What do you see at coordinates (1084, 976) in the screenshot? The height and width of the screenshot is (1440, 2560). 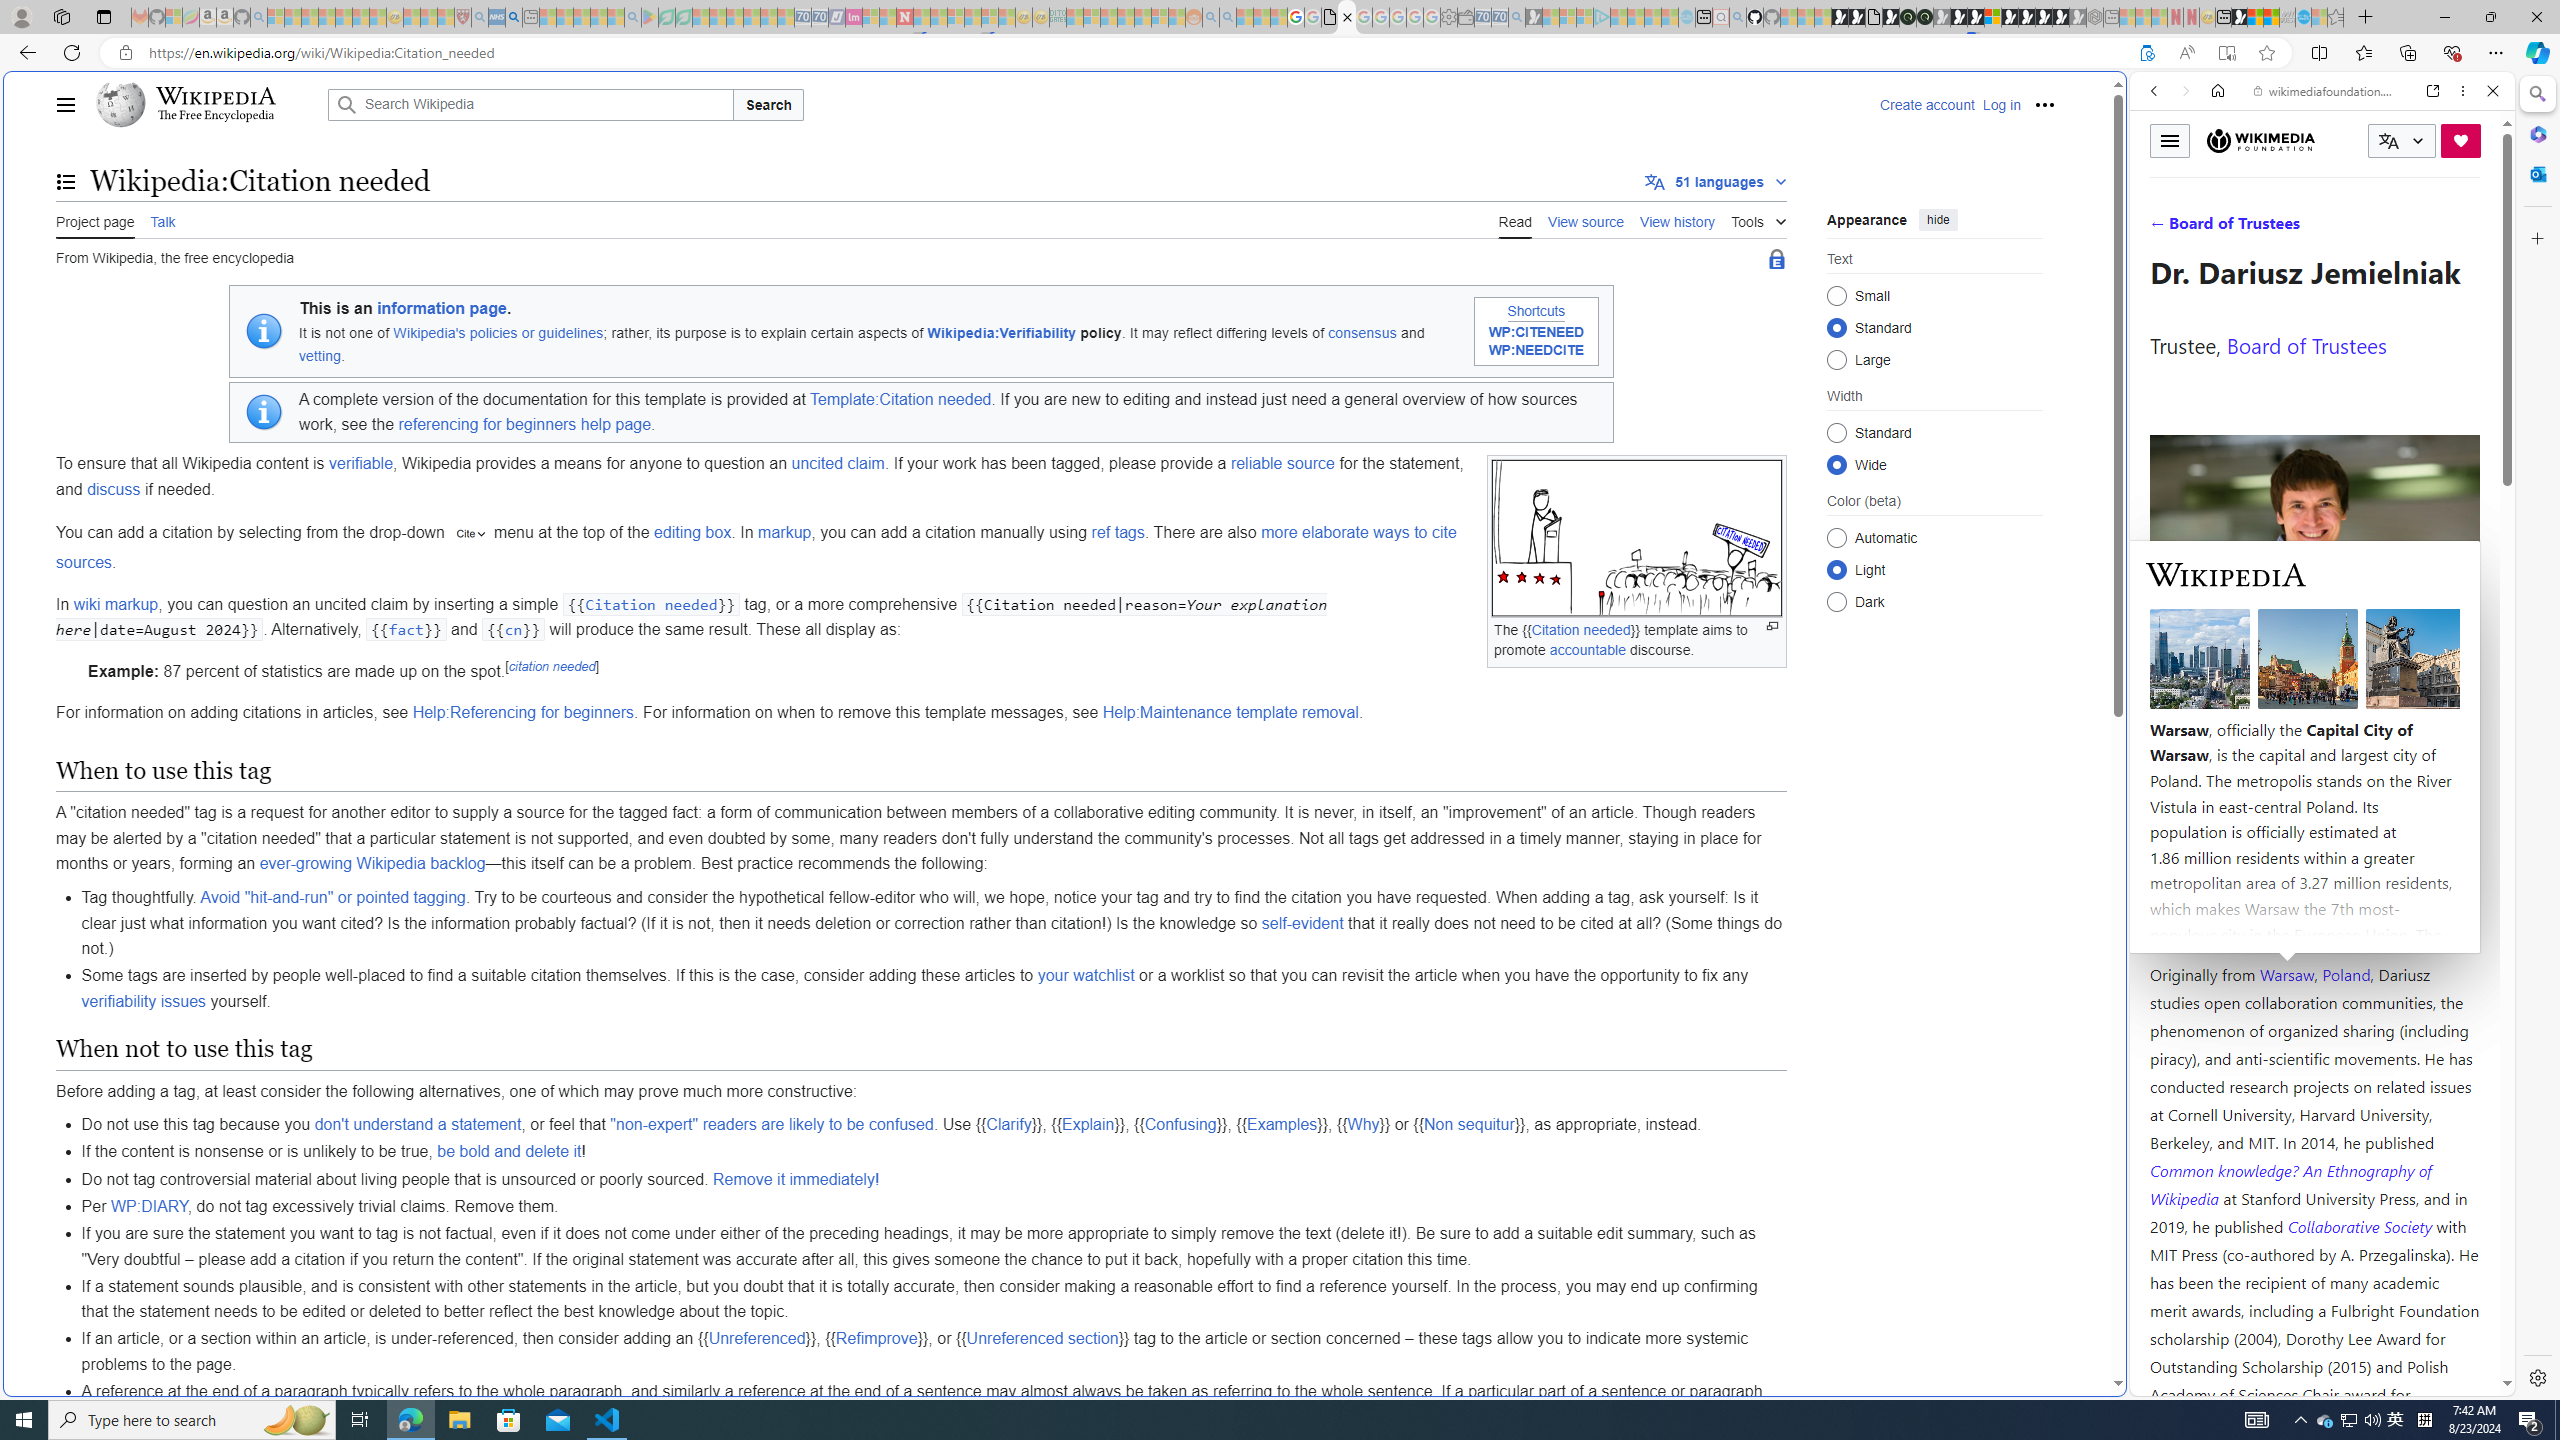 I see `'your watchlist'` at bounding box center [1084, 976].